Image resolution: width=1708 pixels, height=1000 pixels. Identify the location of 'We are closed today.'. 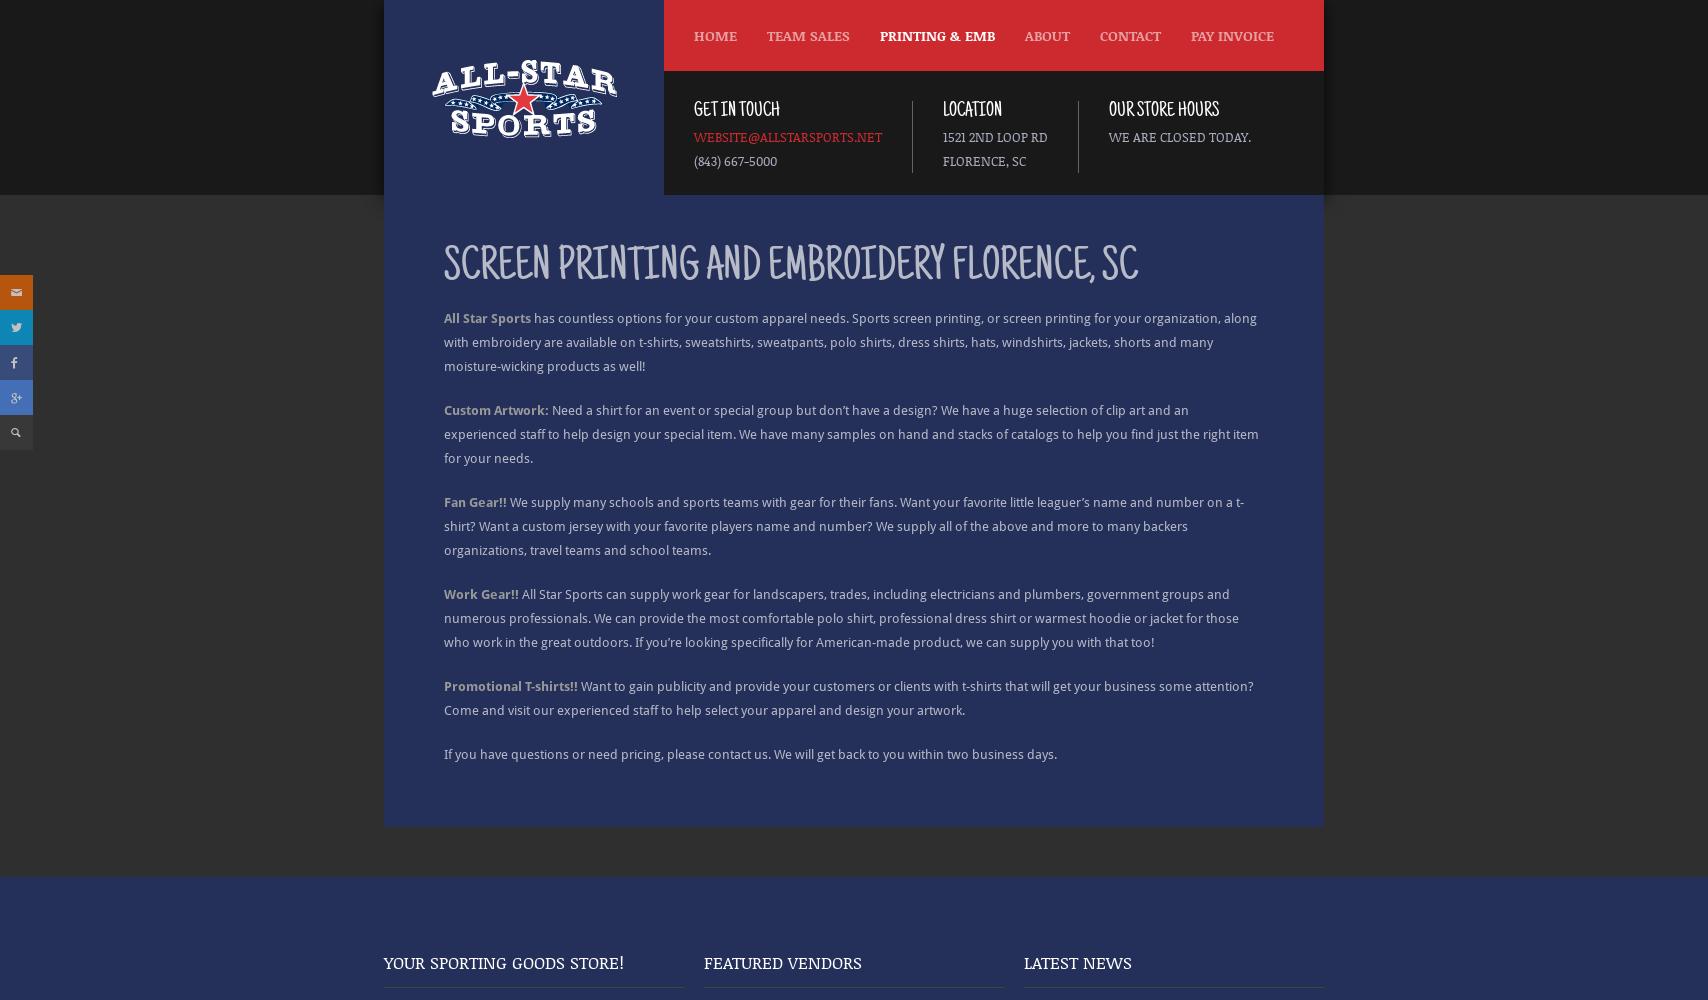
(1180, 137).